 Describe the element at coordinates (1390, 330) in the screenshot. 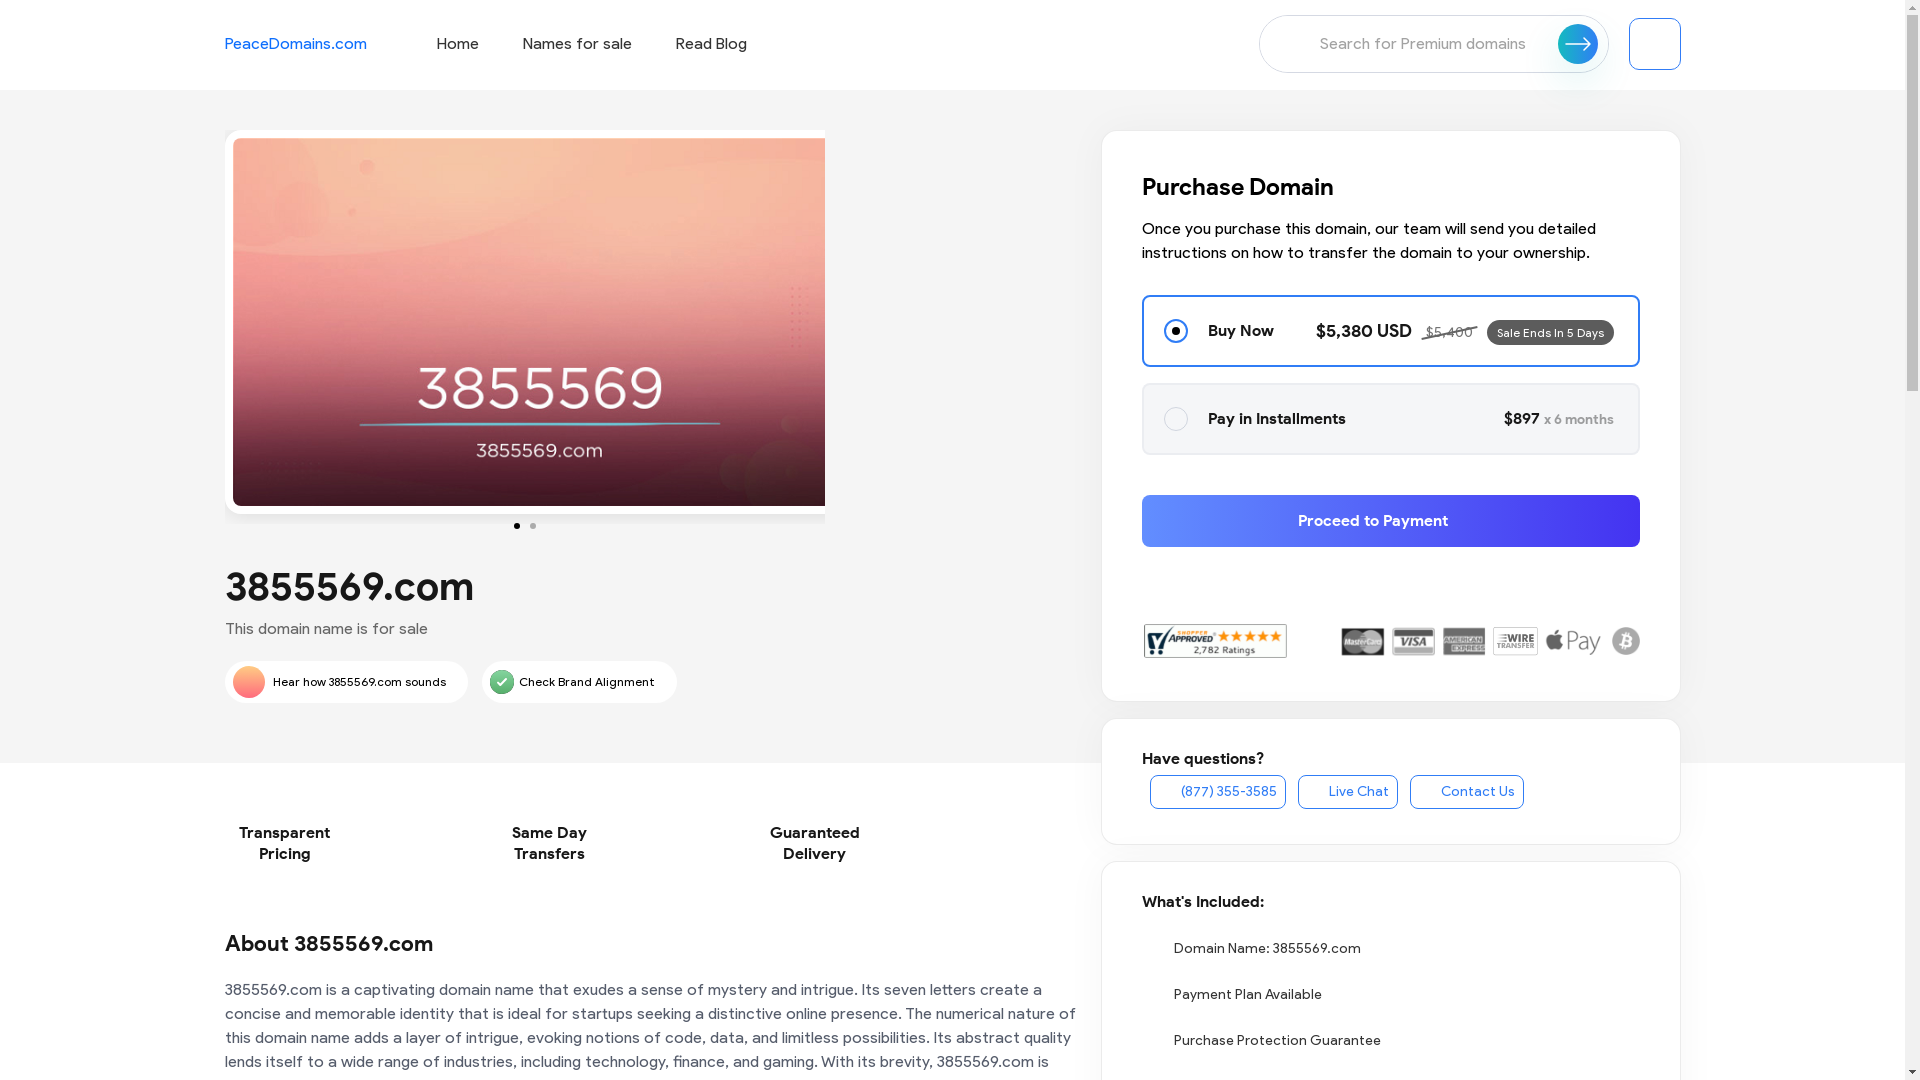

I see `'Buy Now` at that location.